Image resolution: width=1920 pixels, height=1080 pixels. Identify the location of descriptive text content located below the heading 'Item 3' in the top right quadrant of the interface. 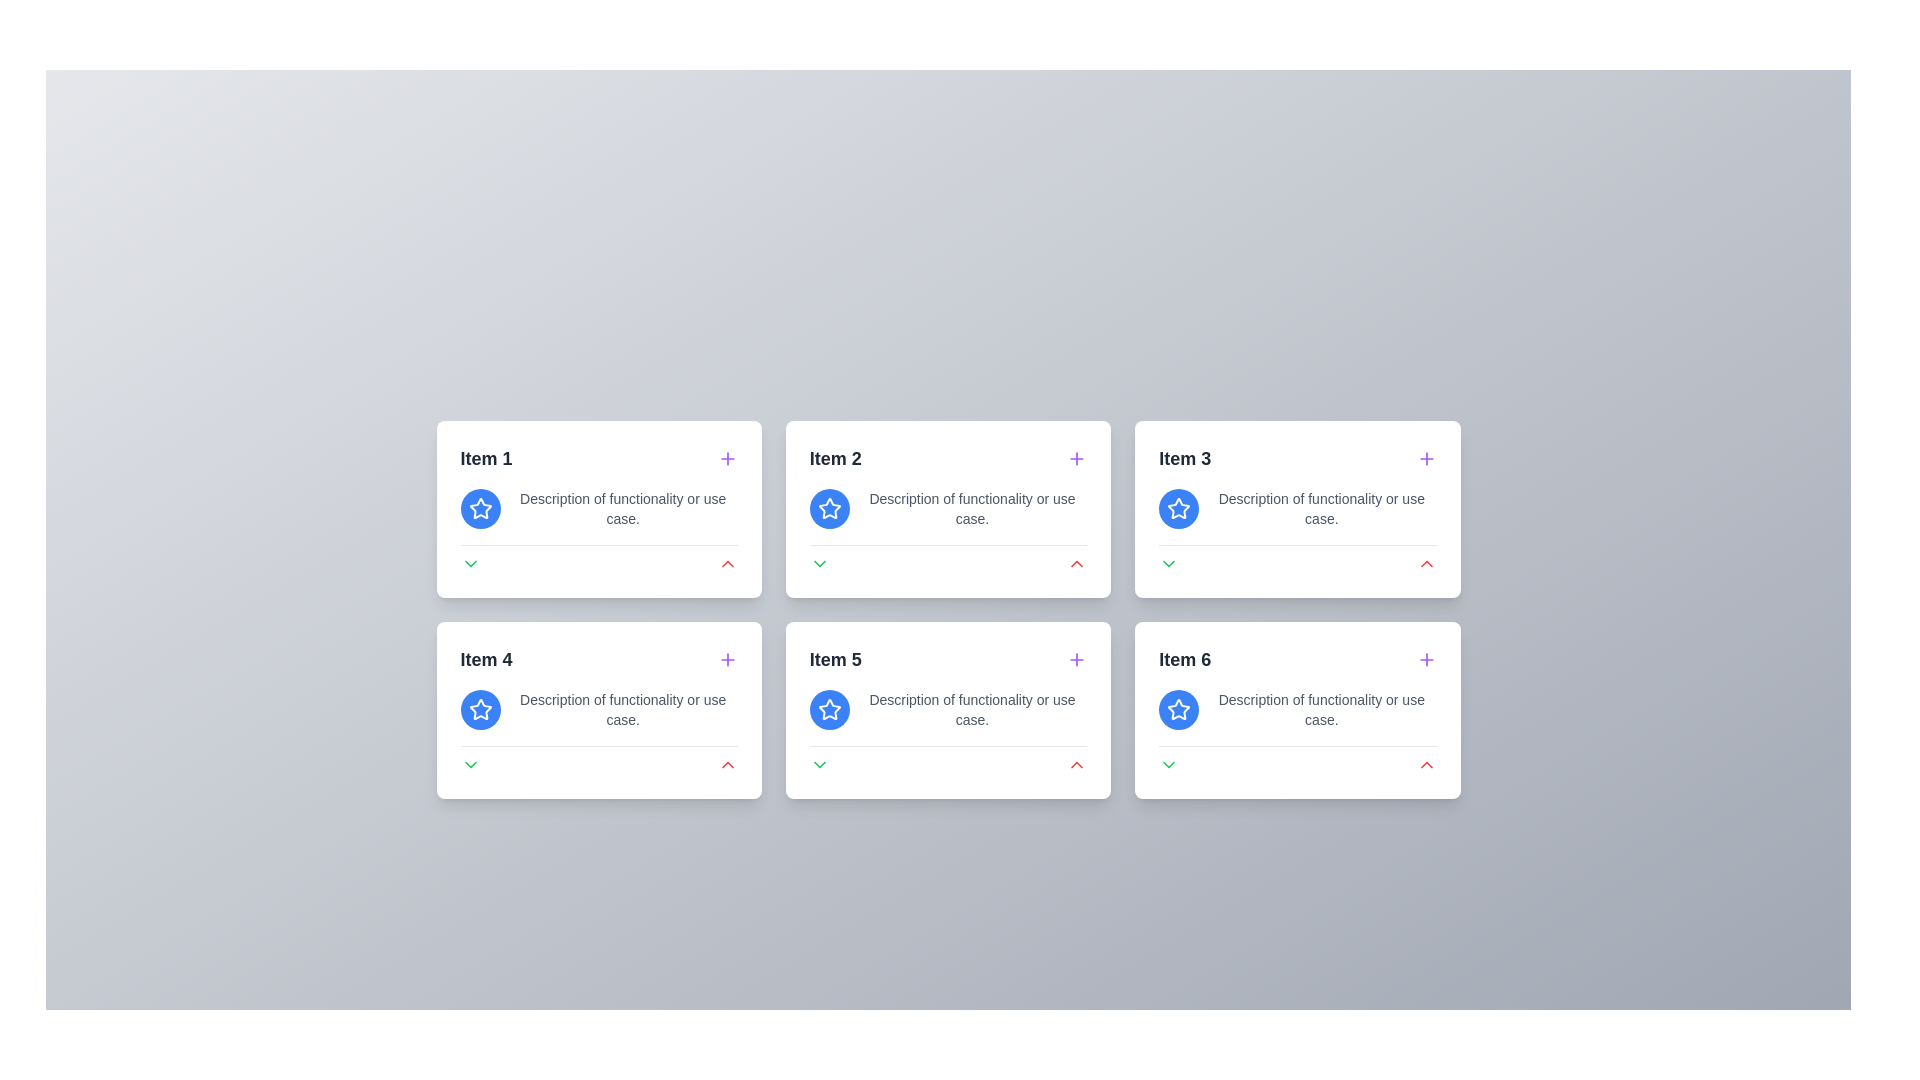
(1297, 508).